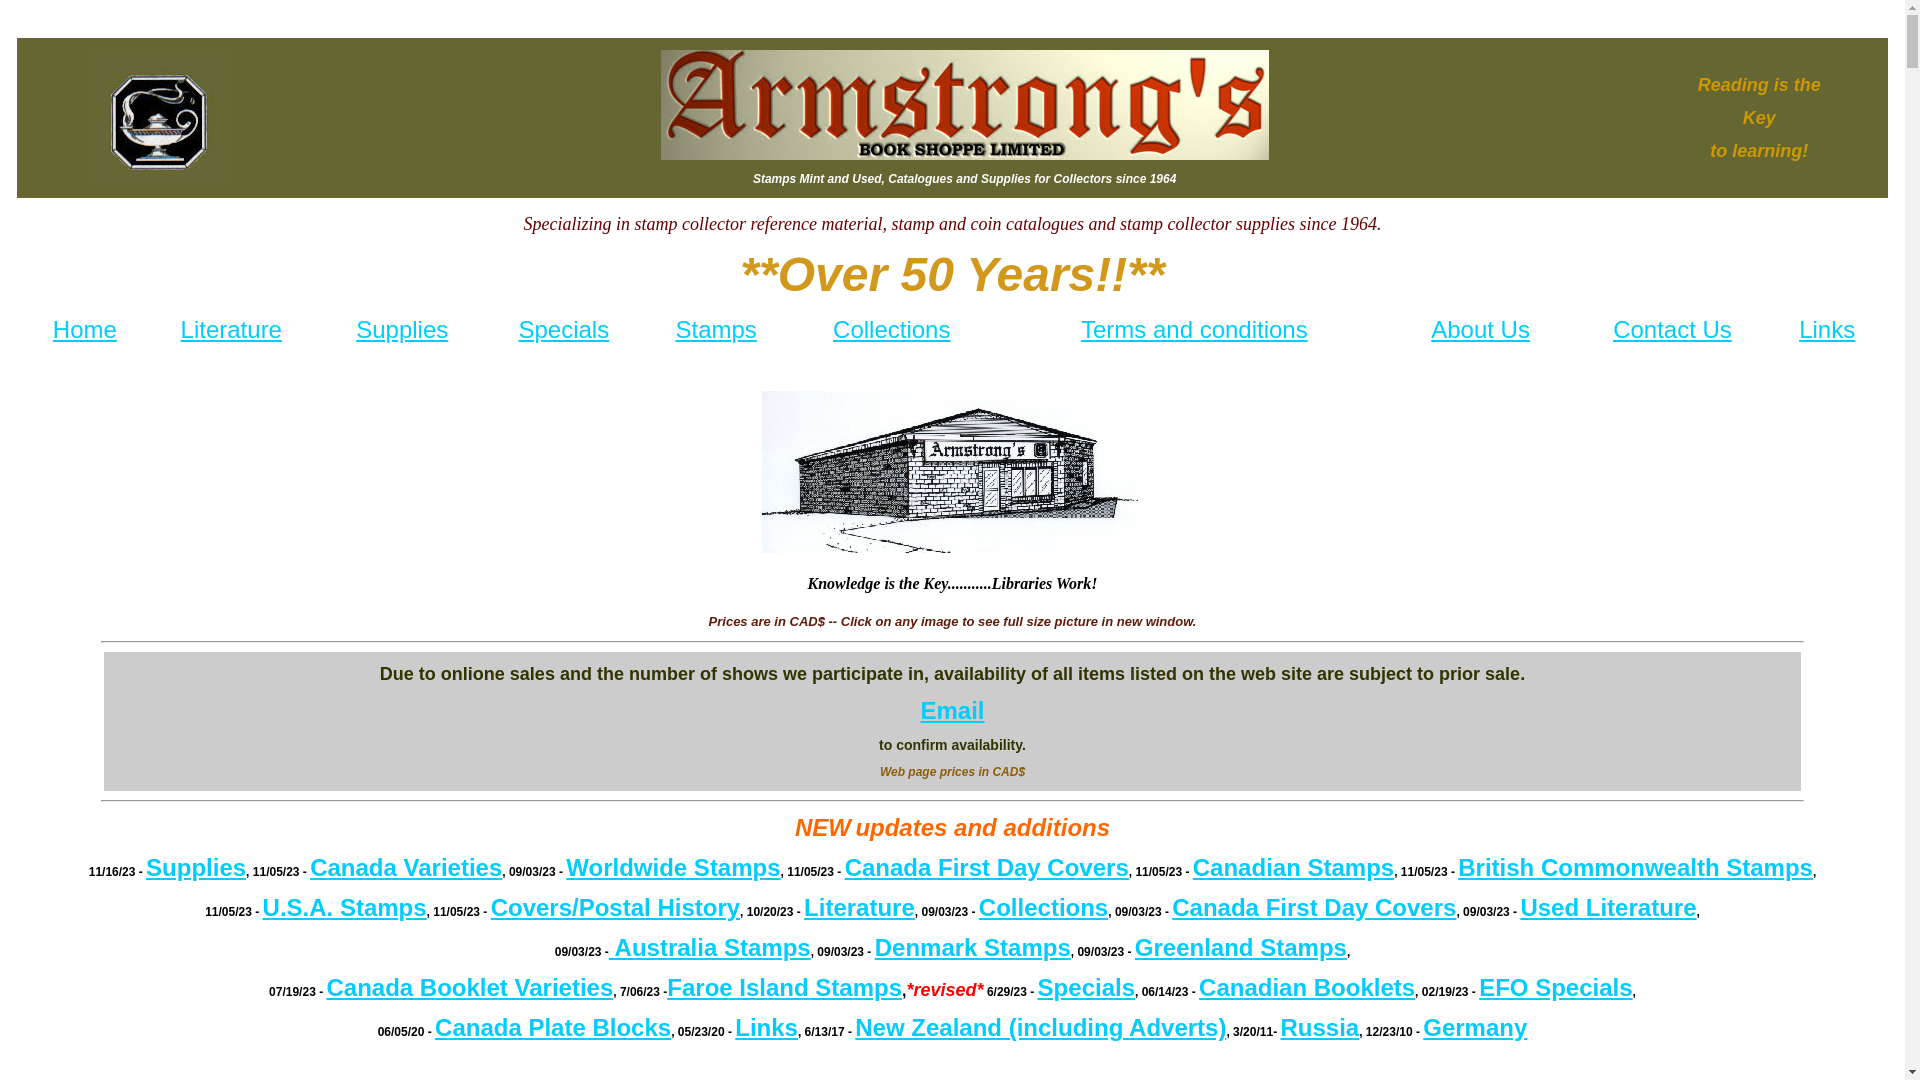 This screenshot has height=1080, width=1920. I want to click on 'Used Literature', so click(1608, 907).